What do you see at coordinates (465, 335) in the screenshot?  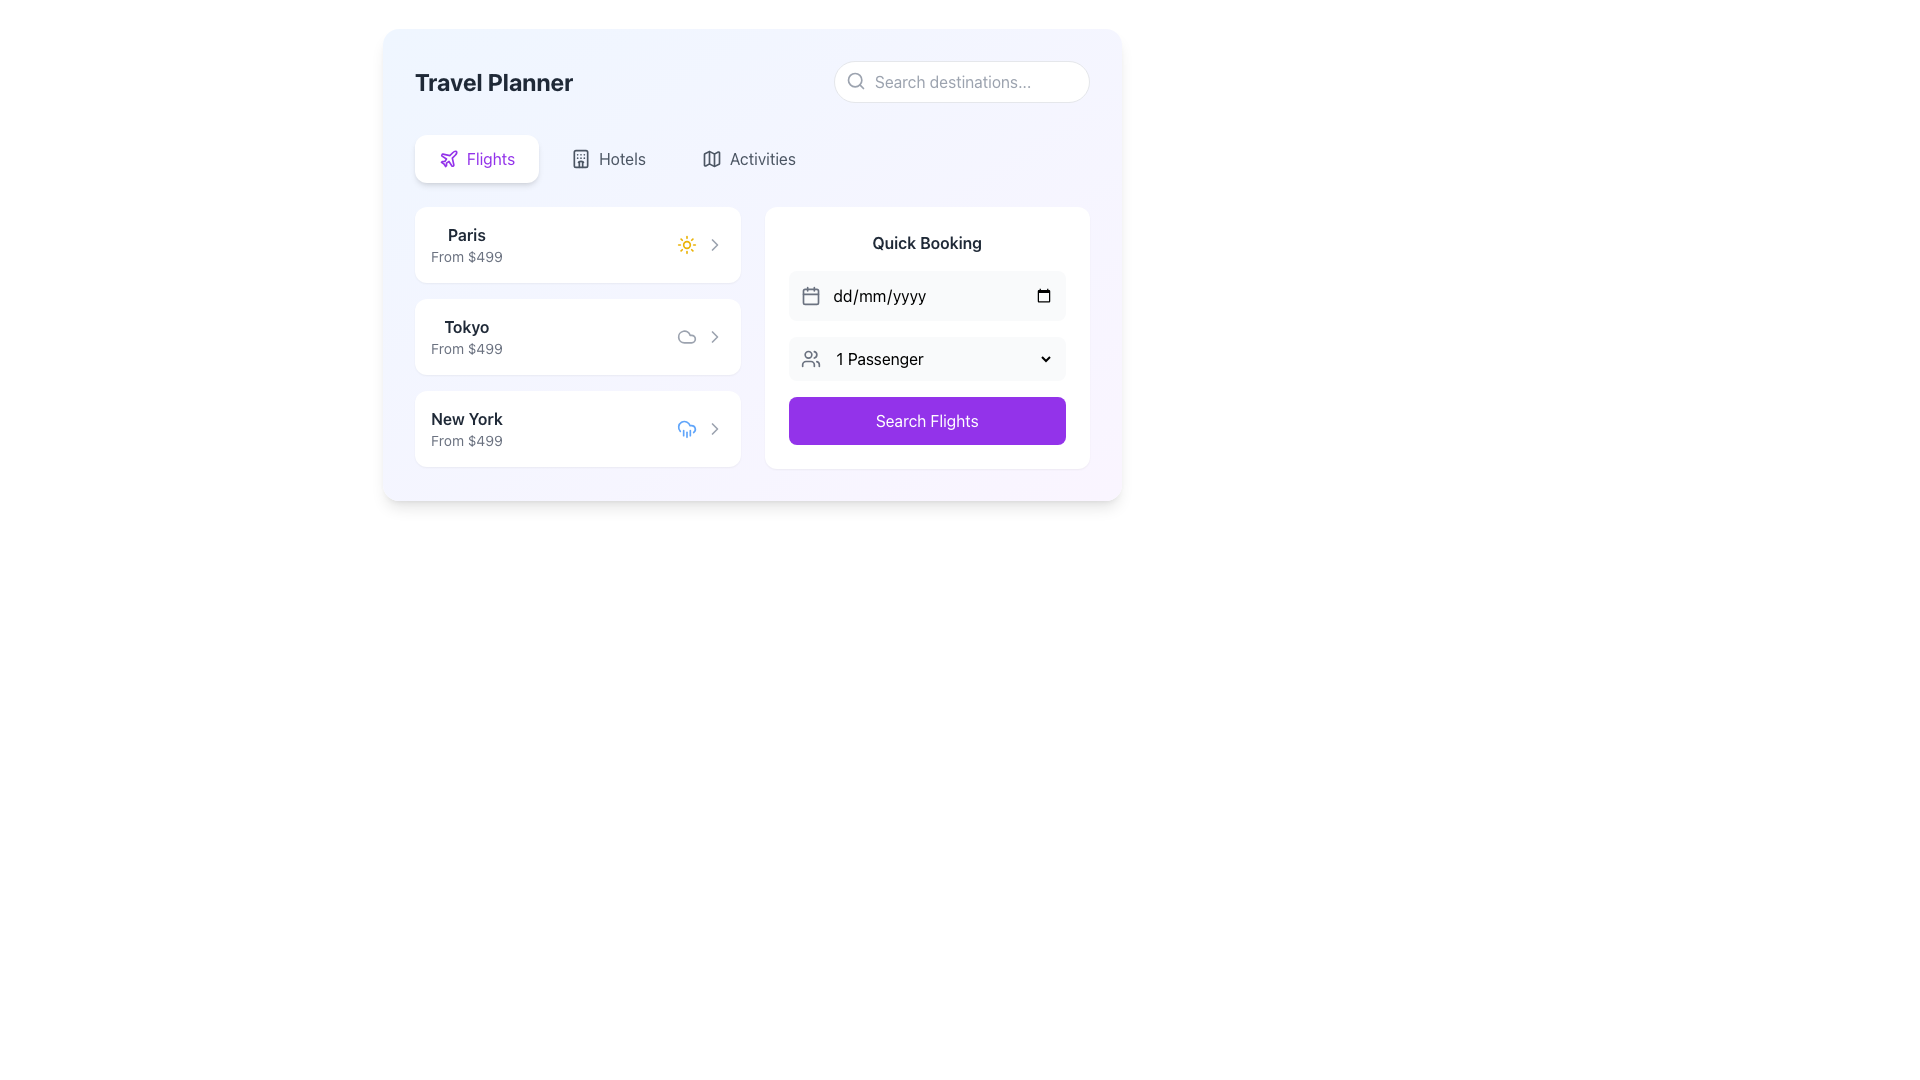 I see `flight destination 'Tokyo' and price information '$499' from the text element group located under the 'Flights' tab, positioned between Paris and New York` at bounding box center [465, 335].